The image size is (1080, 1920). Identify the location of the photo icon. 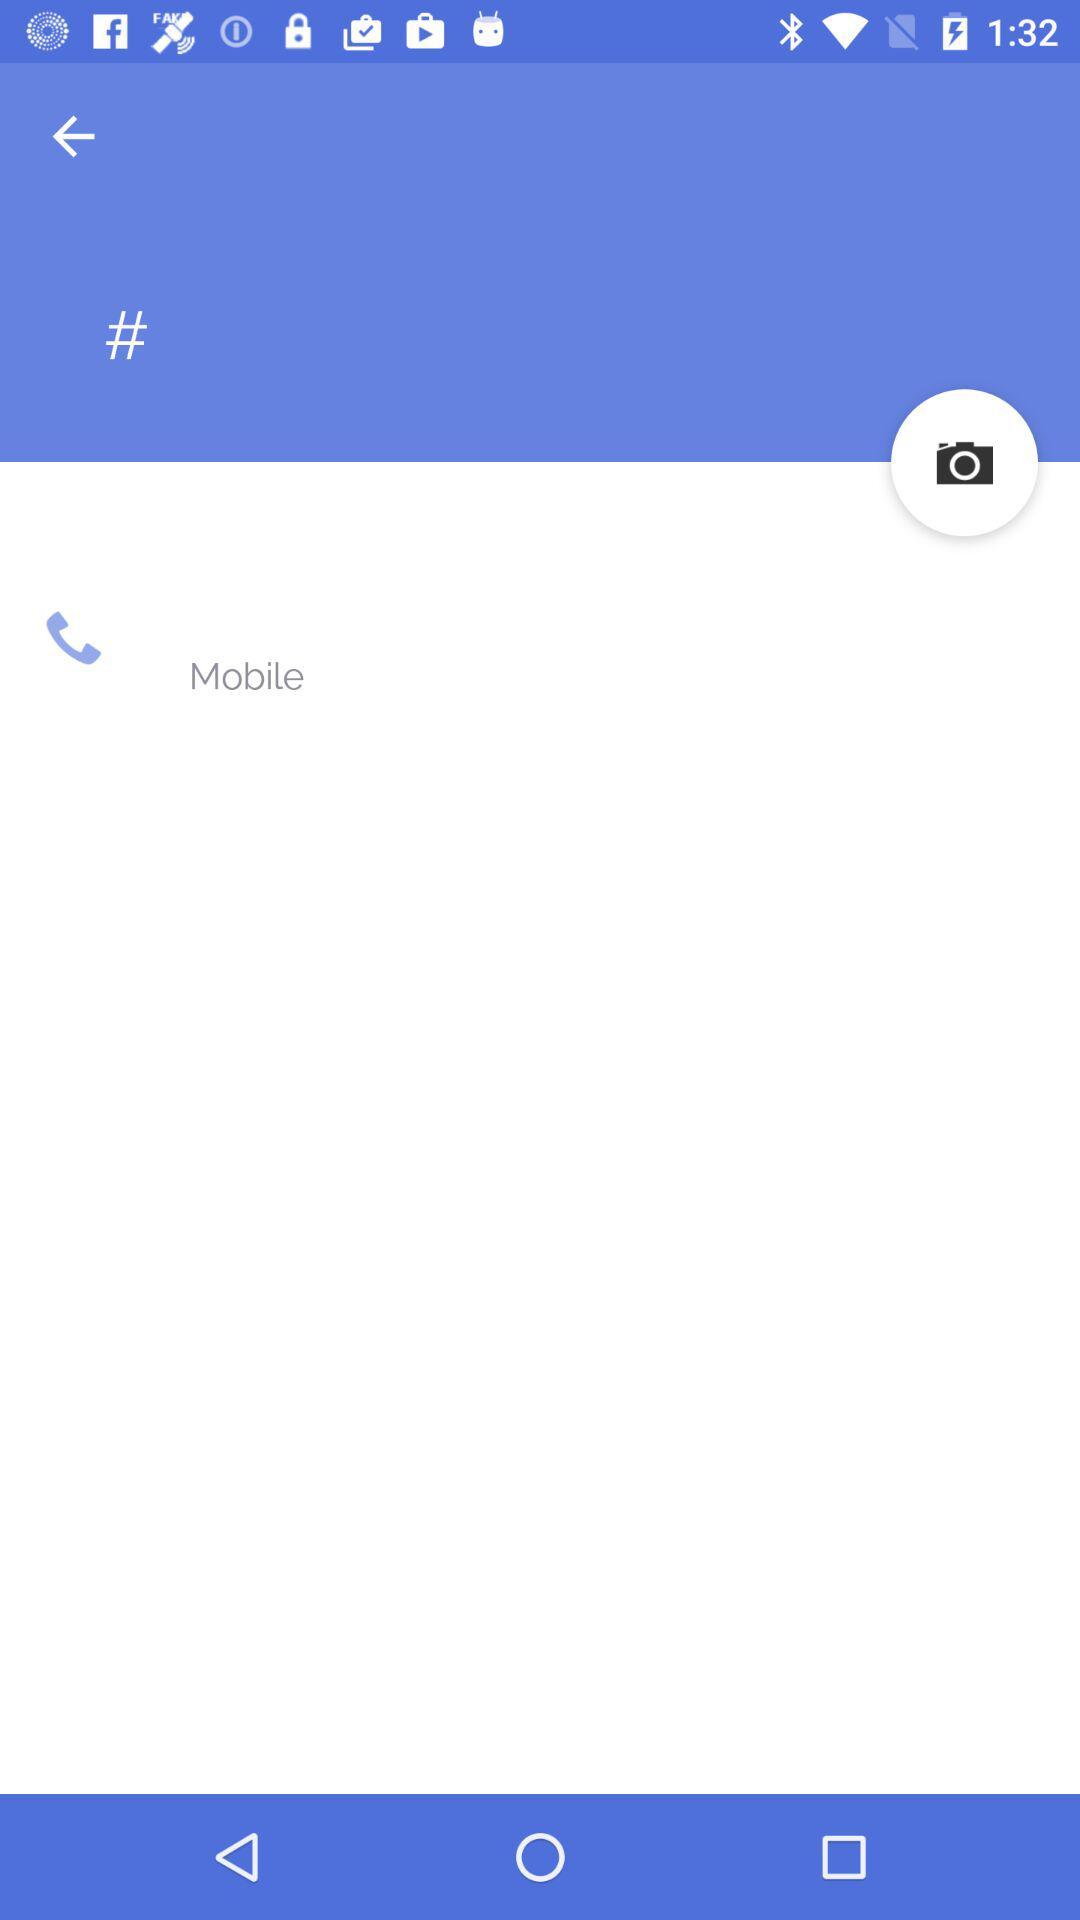
(963, 461).